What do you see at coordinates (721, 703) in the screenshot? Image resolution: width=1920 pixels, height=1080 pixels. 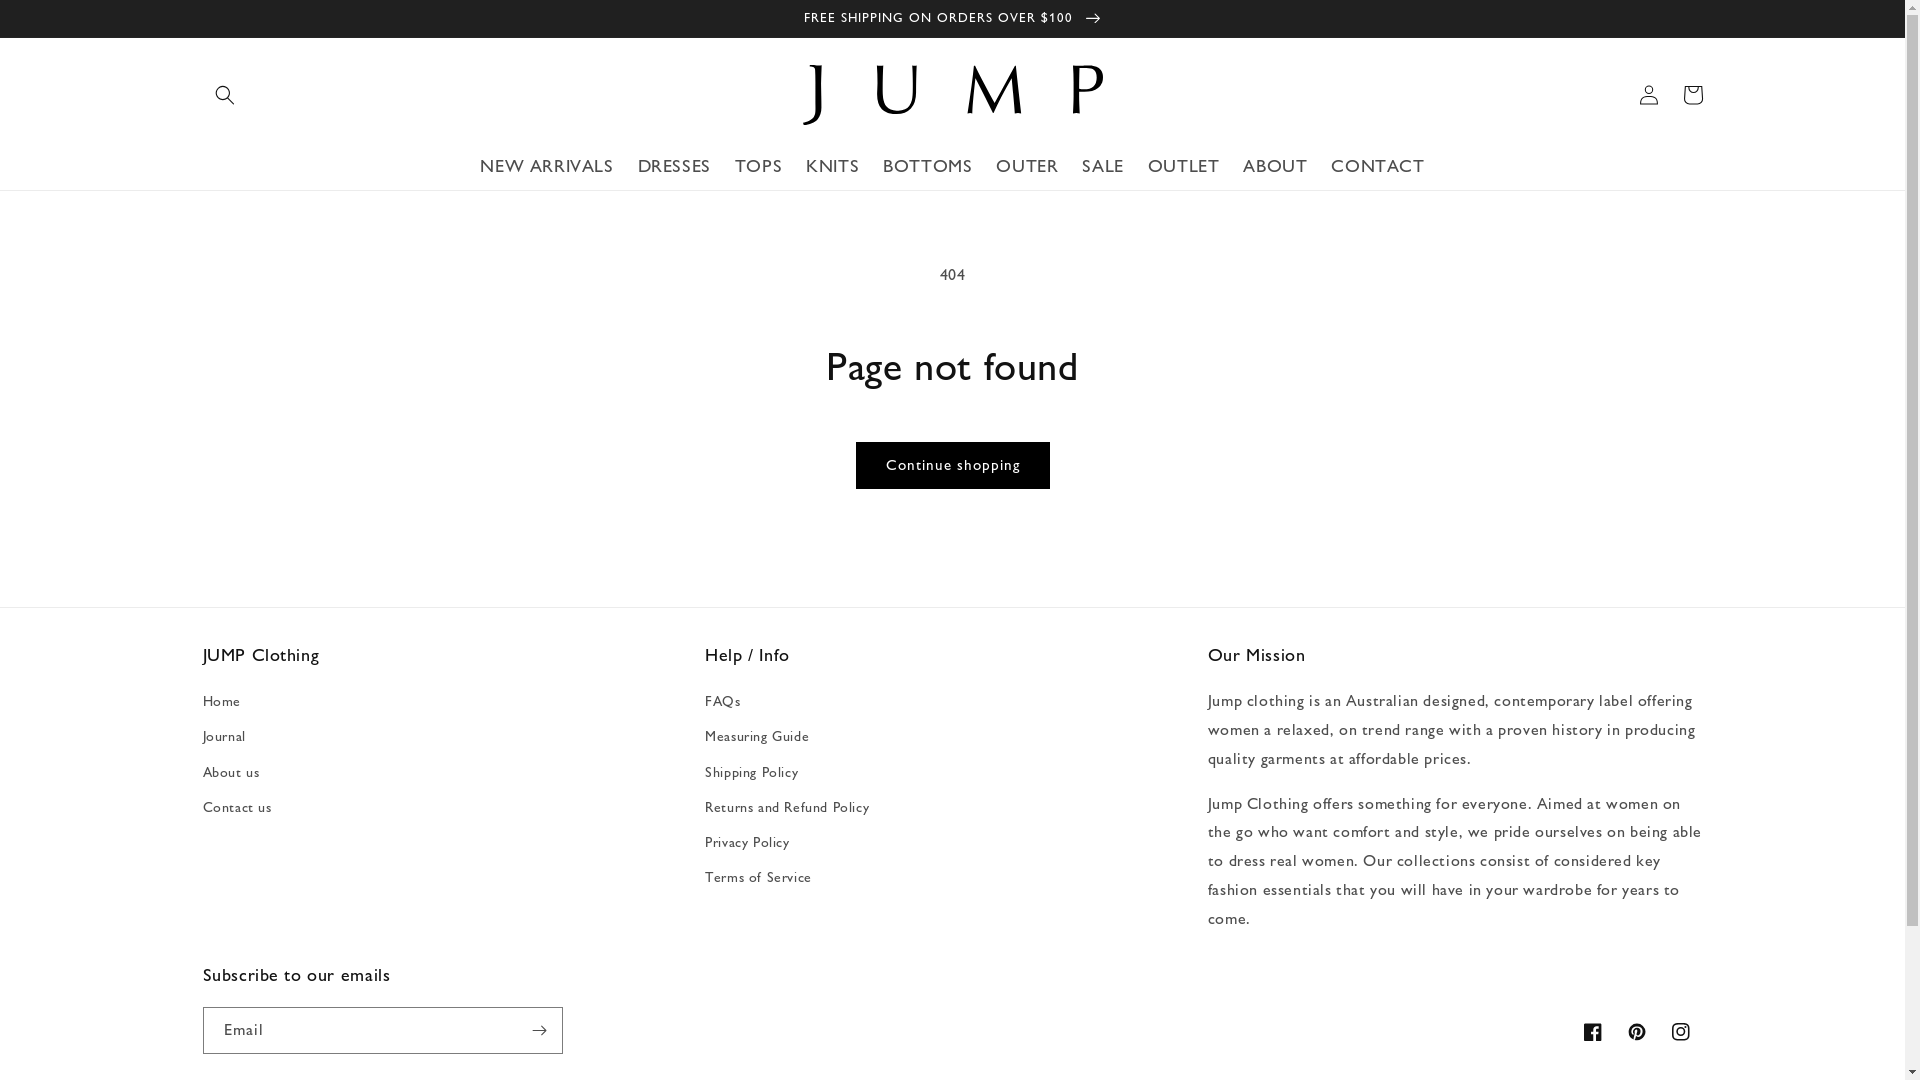 I see `'FAQs'` at bounding box center [721, 703].